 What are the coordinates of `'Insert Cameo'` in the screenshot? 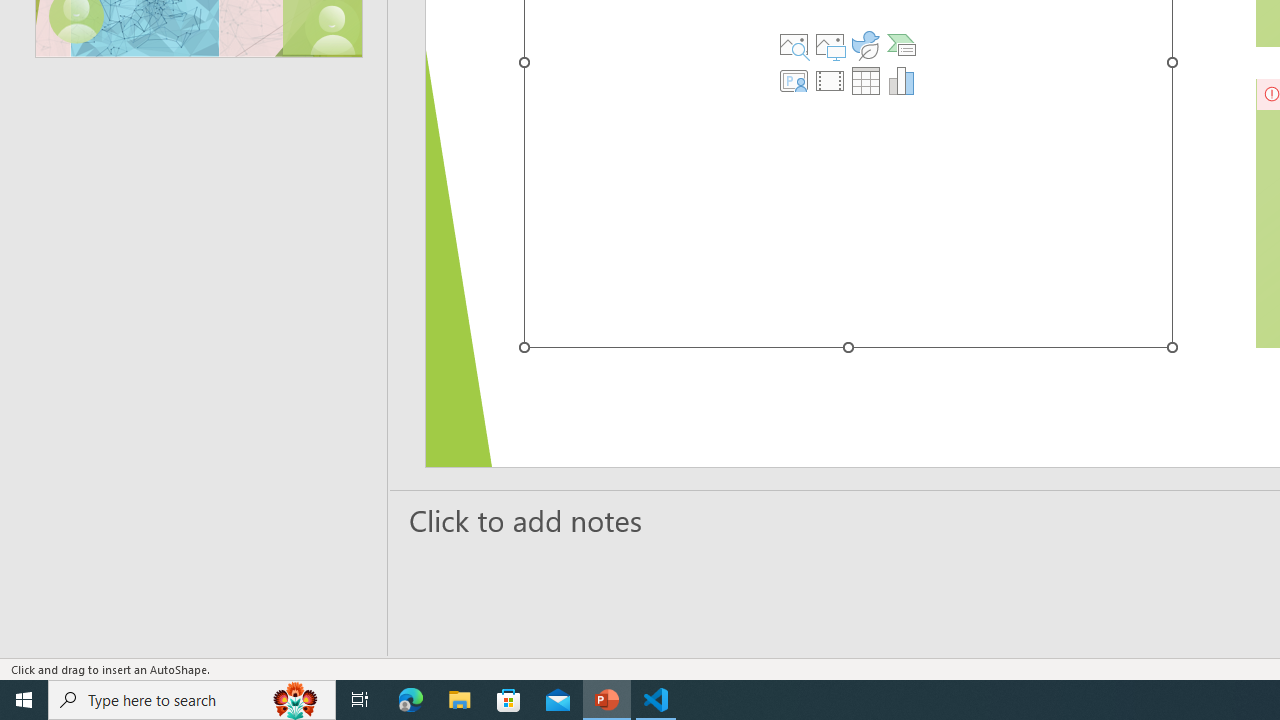 It's located at (793, 80).